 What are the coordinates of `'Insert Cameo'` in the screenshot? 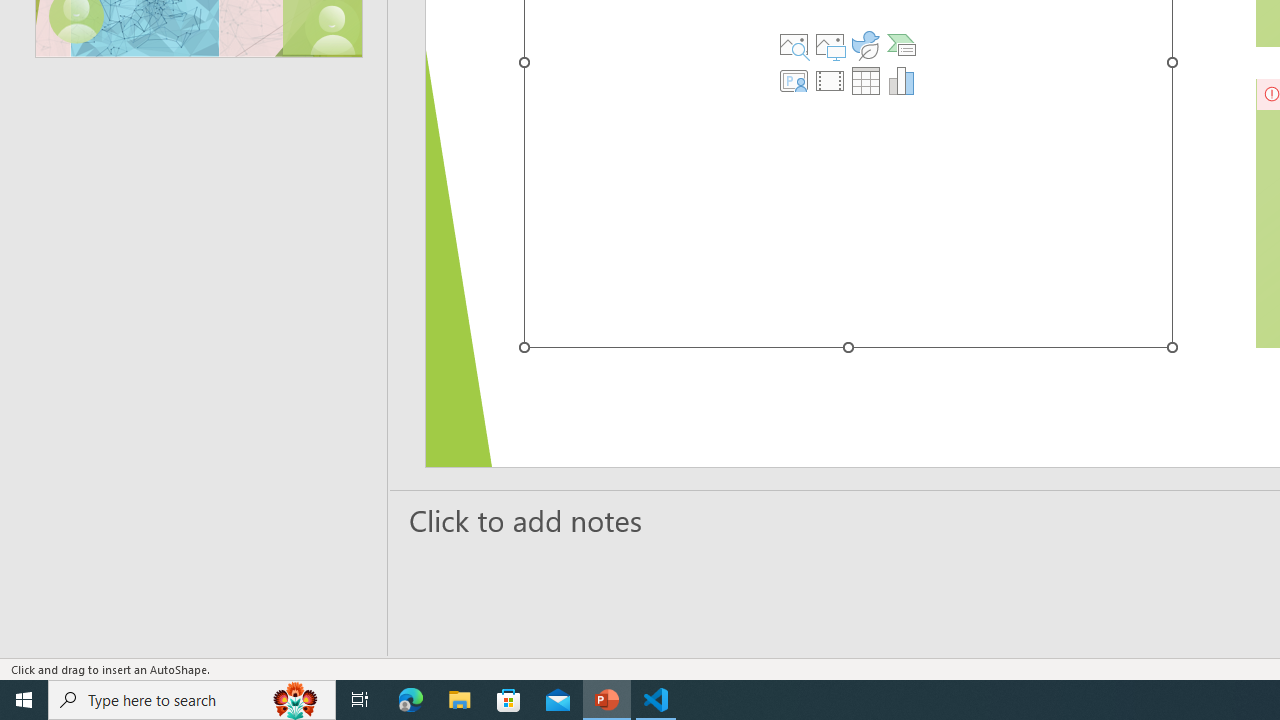 It's located at (793, 80).